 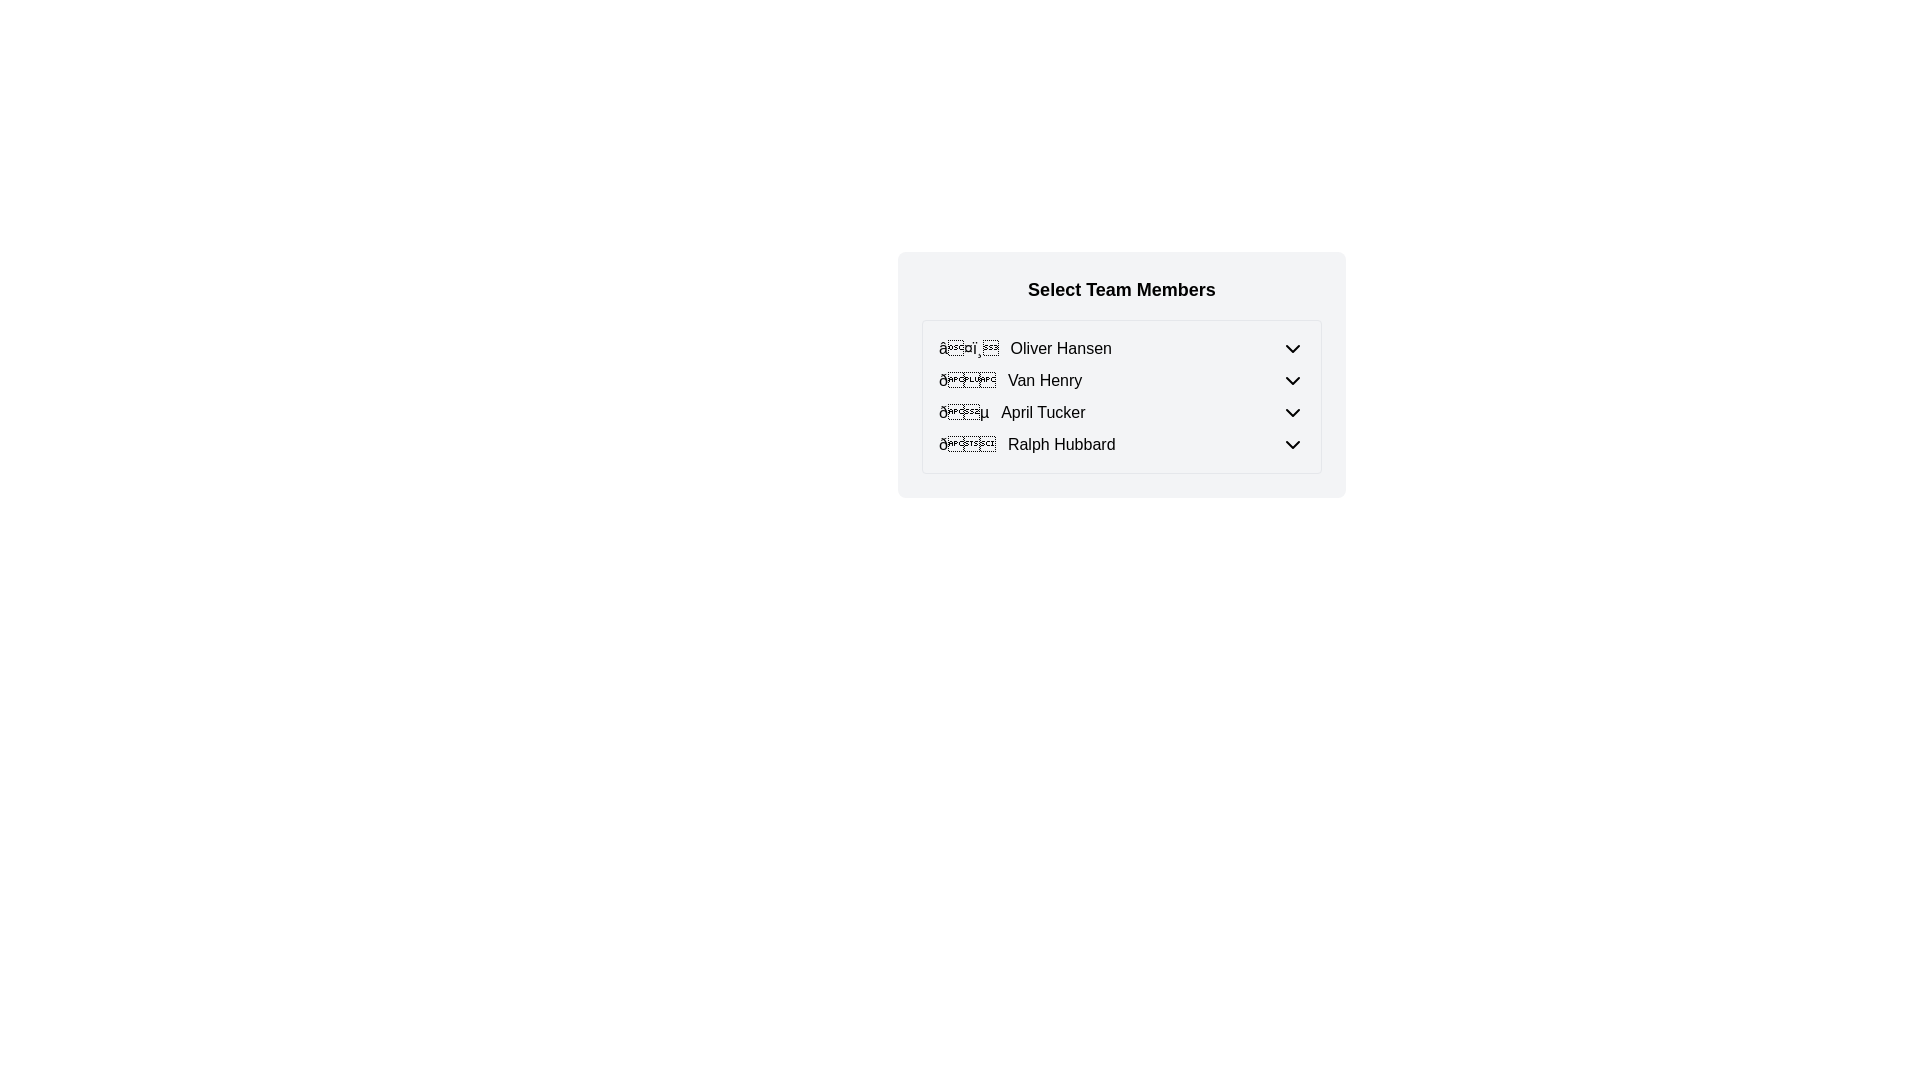 I want to click on the text element displaying 'Van Henry' with the emoji 🌟, which is the second item in the list under the header 'Select Team Members', so click(x=1010, y=381).